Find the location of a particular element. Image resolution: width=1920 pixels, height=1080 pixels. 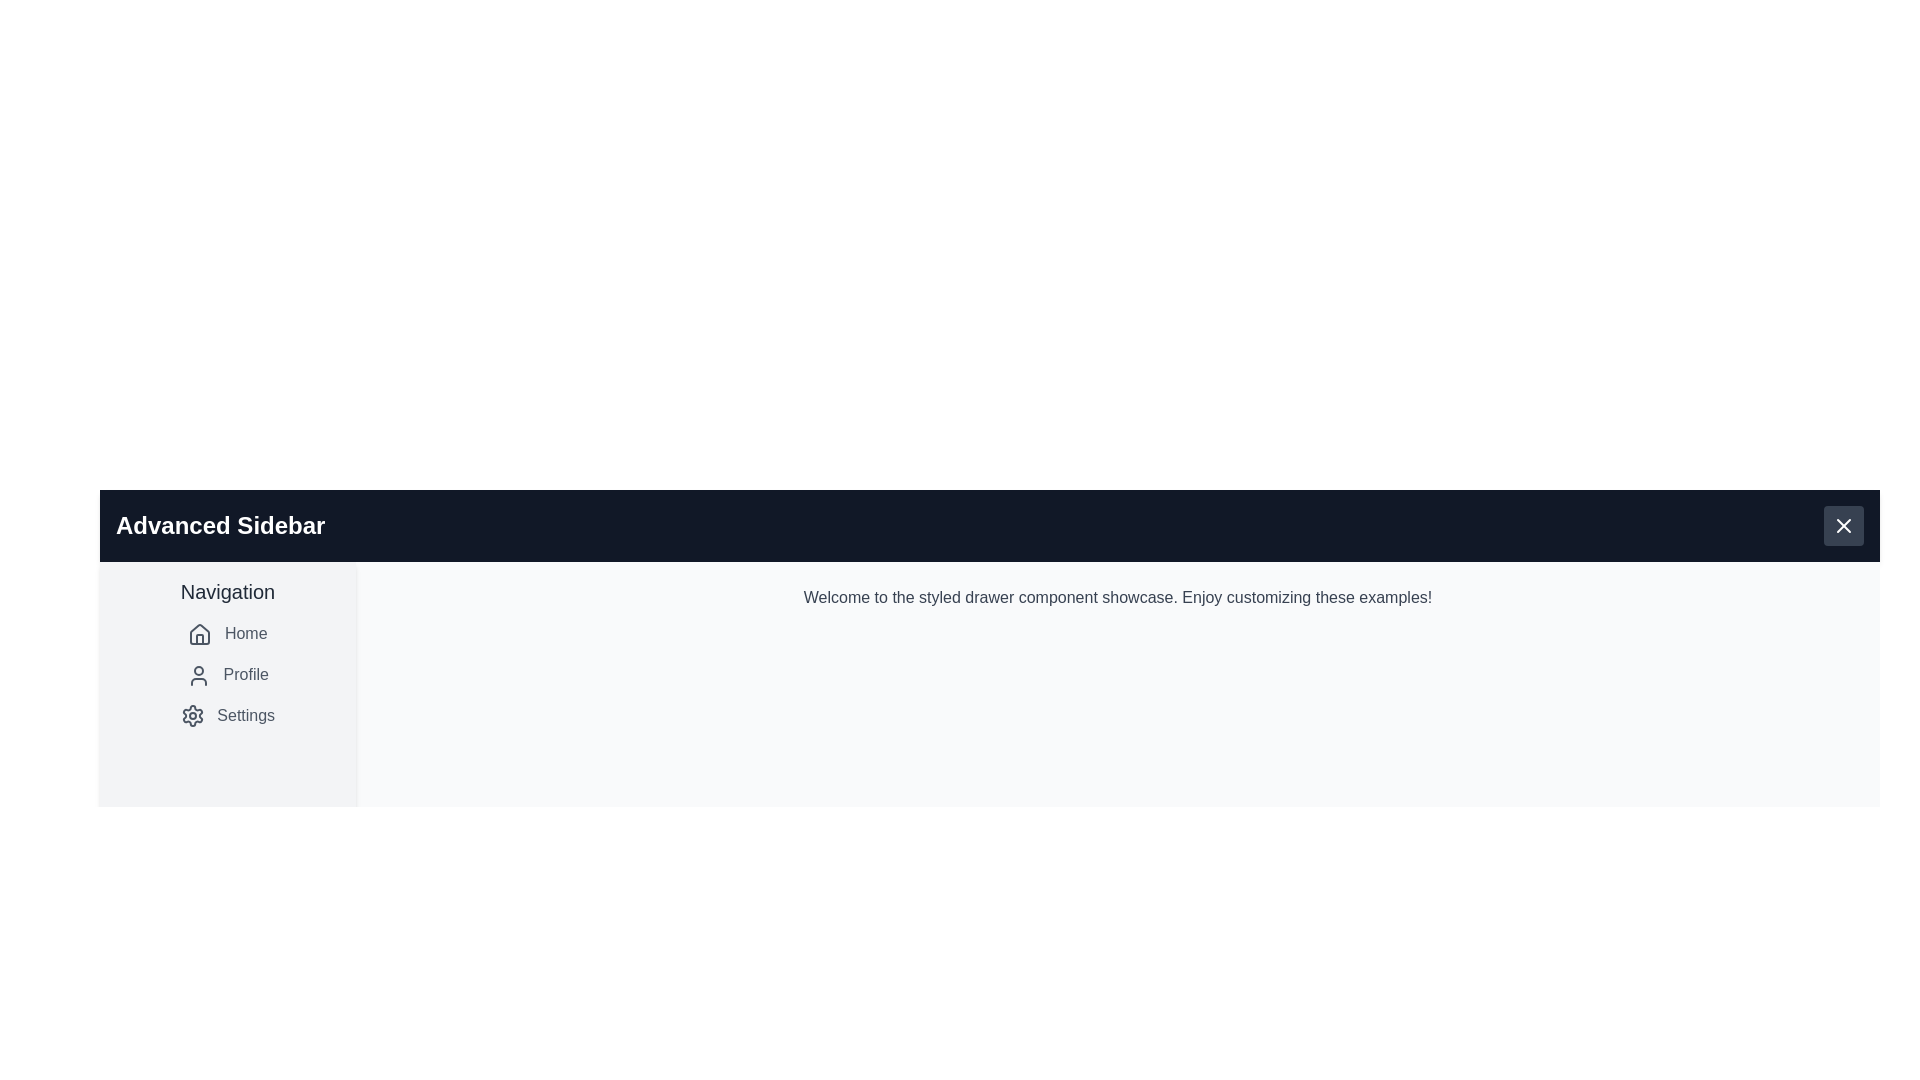

the first navigational link beneath the 'Navigation' header in the left sidebar to change its color is located at coordinates (227, 633).